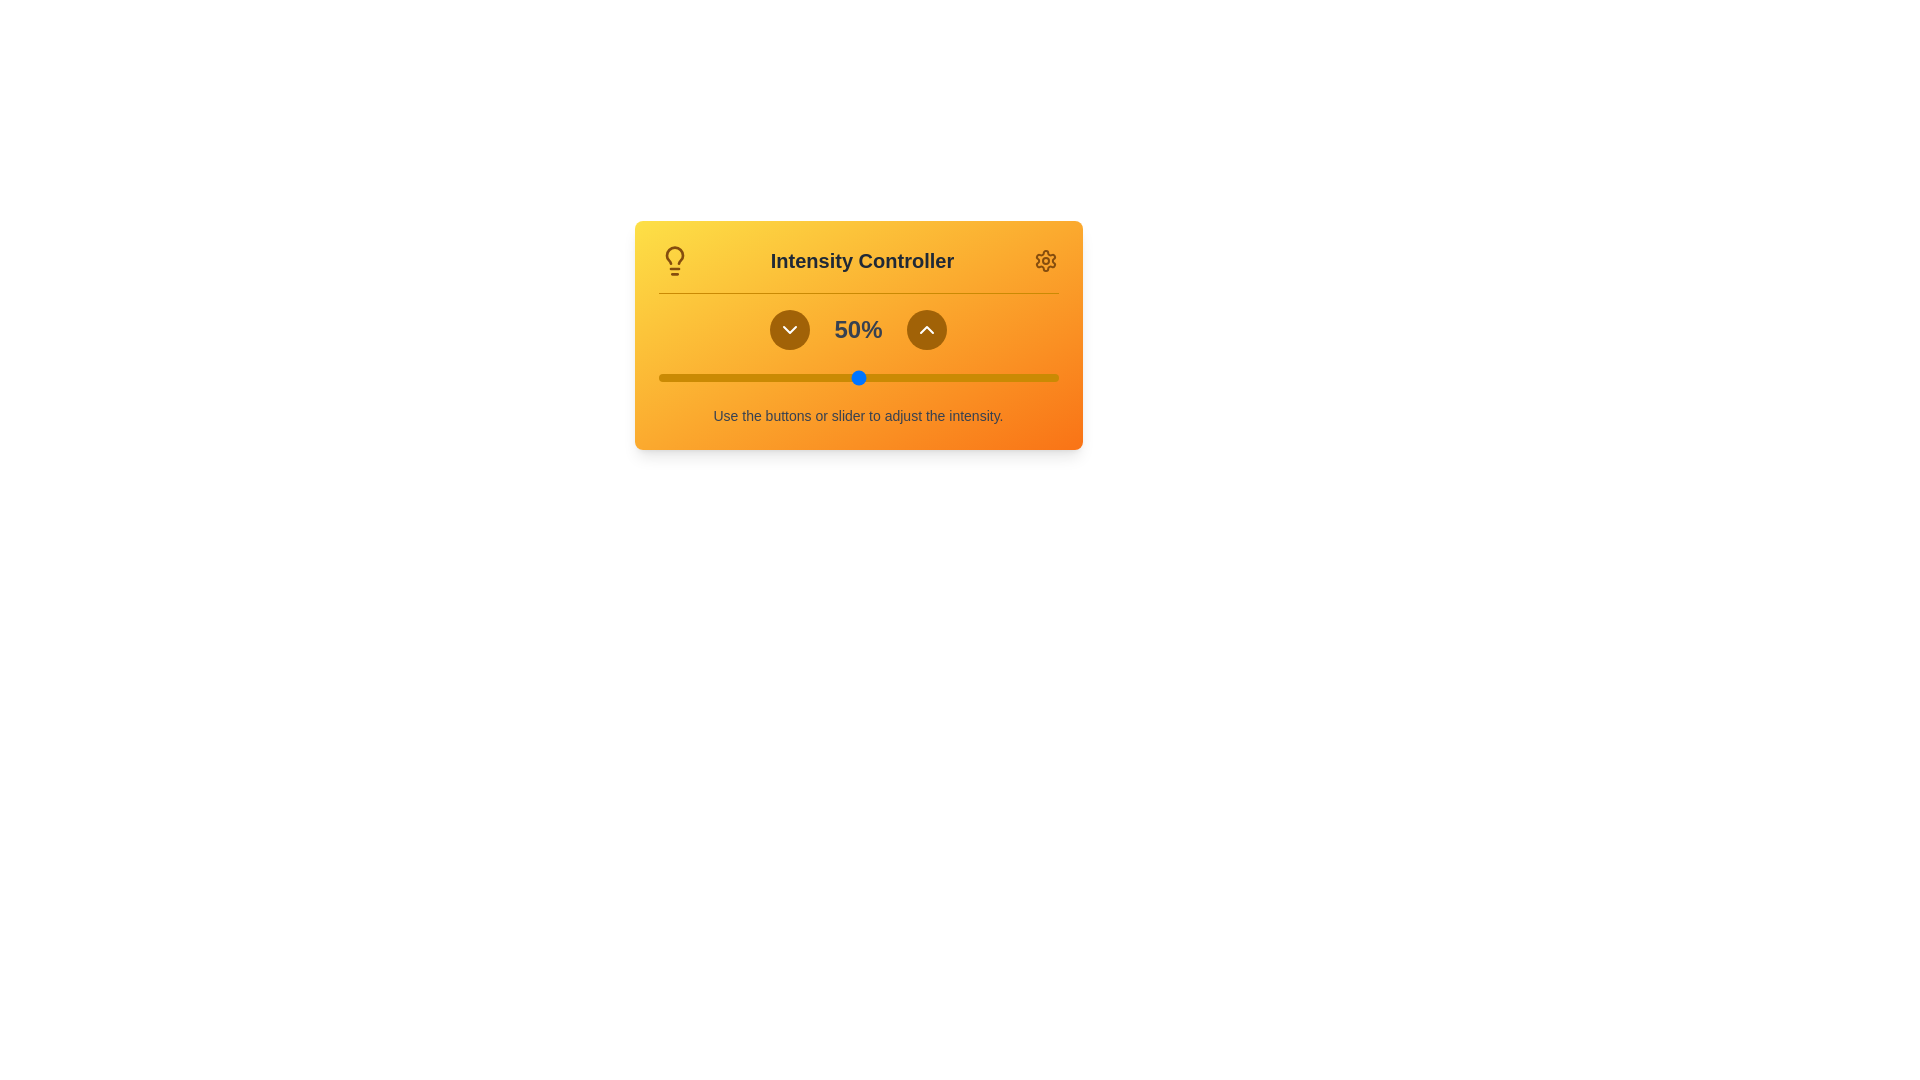 The width and height of the screenshot is (1920, 1080). What do you see at coordinates (757, 378) in the screenshot?
I see `intensity` at bounding box center [757, 378].